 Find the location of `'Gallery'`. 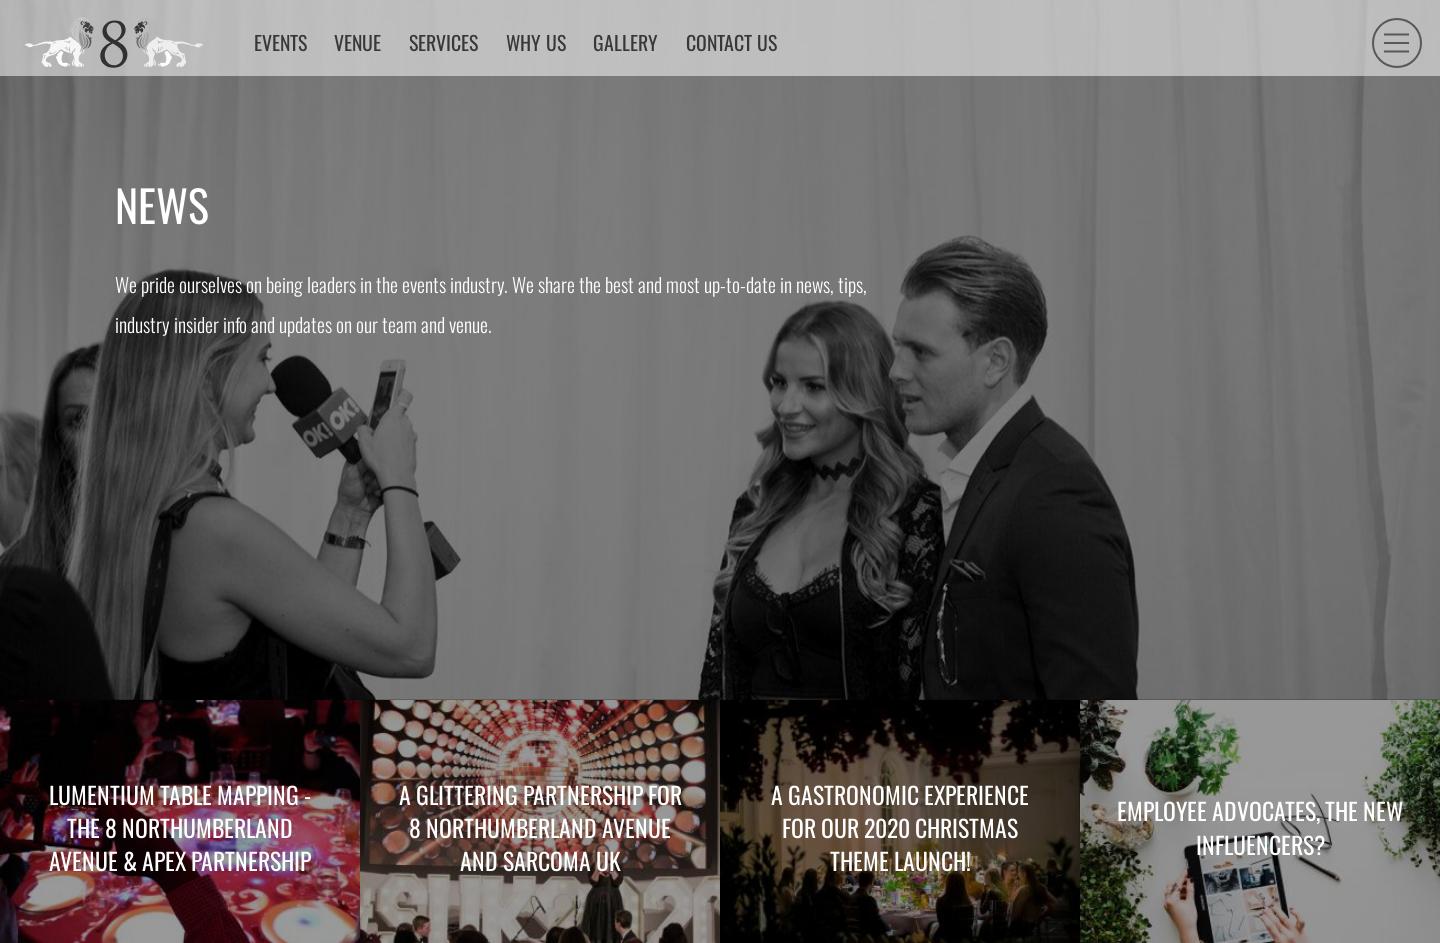

'Gallery' is located at coordinates (716, 94).